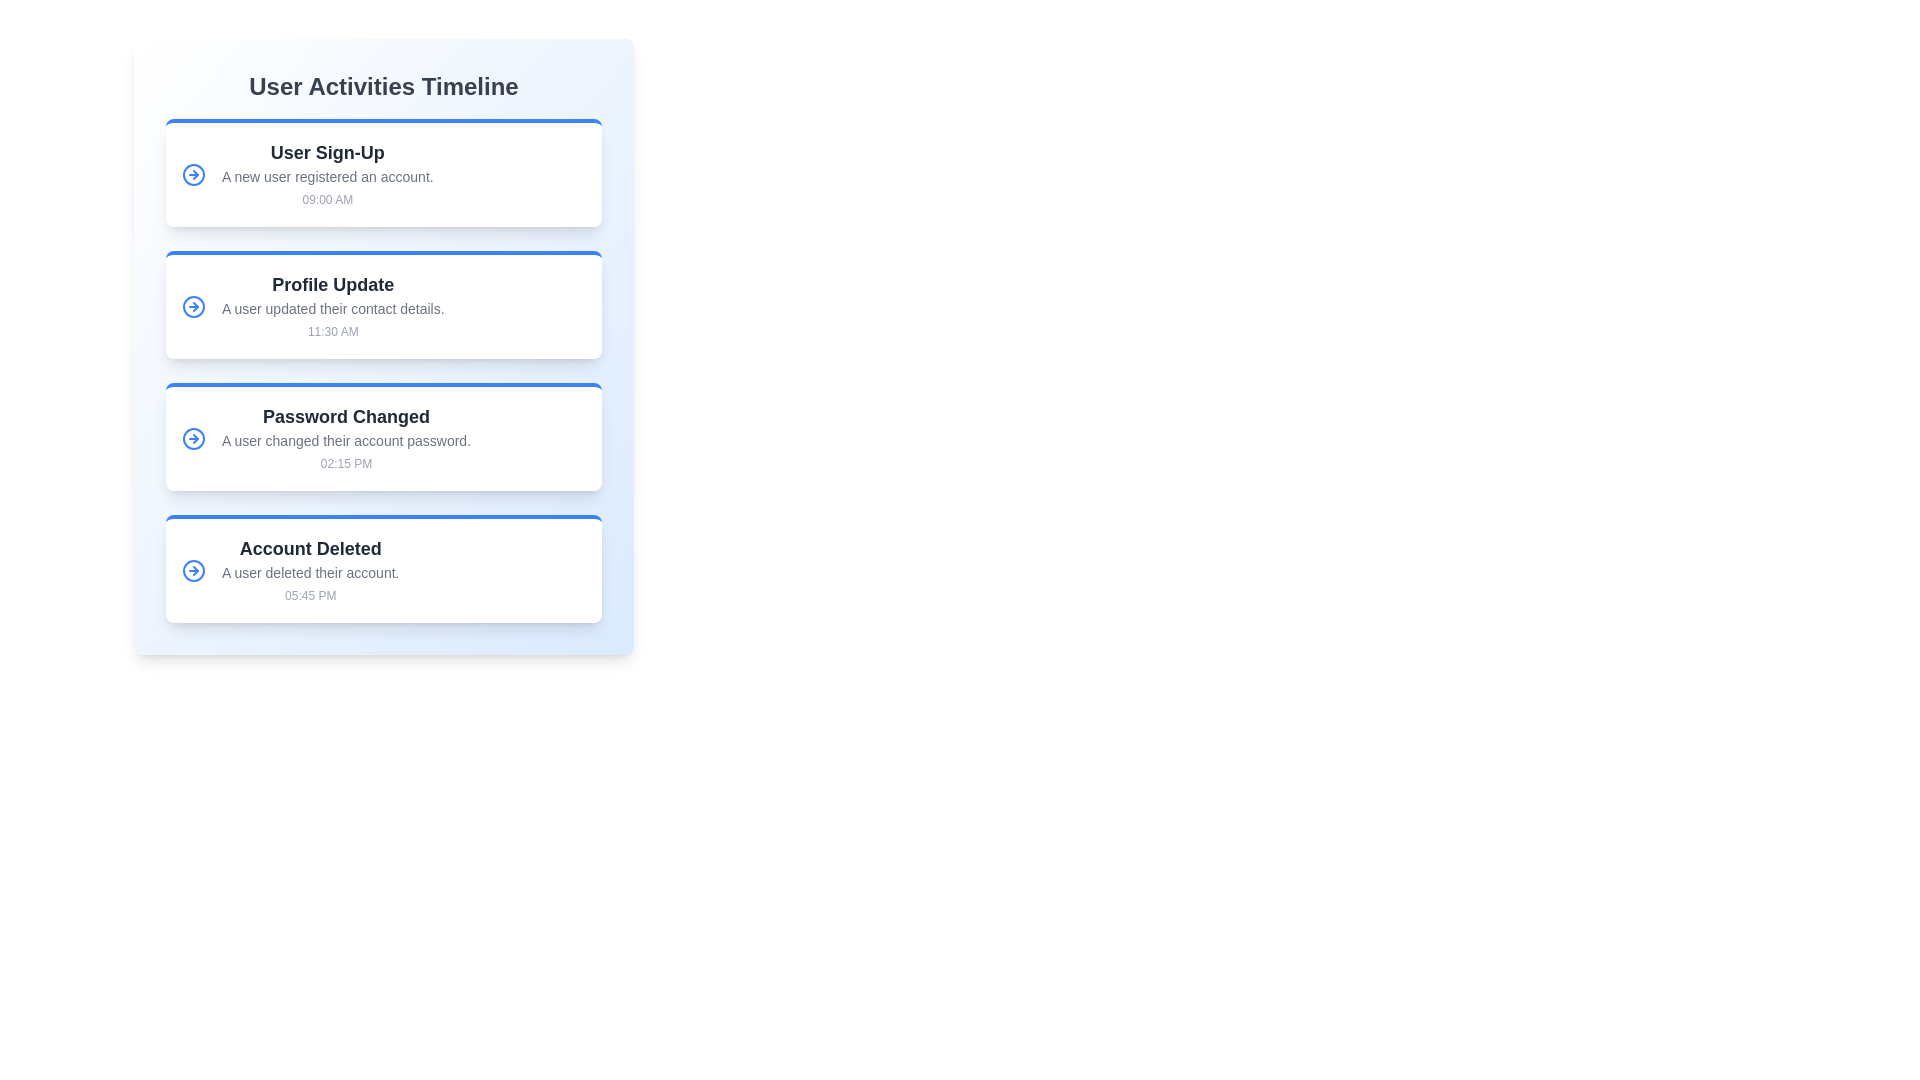  What do you see at coordinates (346, 415) in the screenshot?
I see `the 'Password Changed' heading which is styled in bold, dark gray and is larger than surrounding text in the third block of the vertical timeline list` at bounding box center [346, 415].